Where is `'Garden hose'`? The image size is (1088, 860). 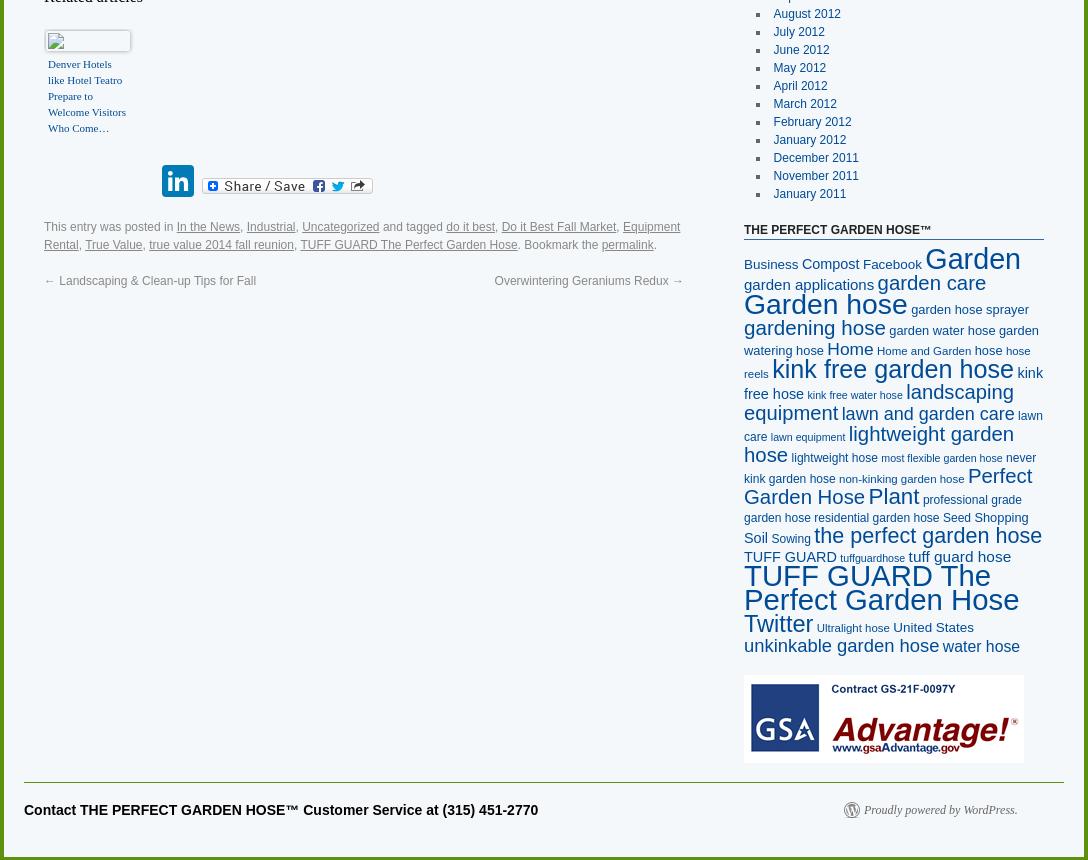
'Garden hose' is located at coordinates (825, 301).